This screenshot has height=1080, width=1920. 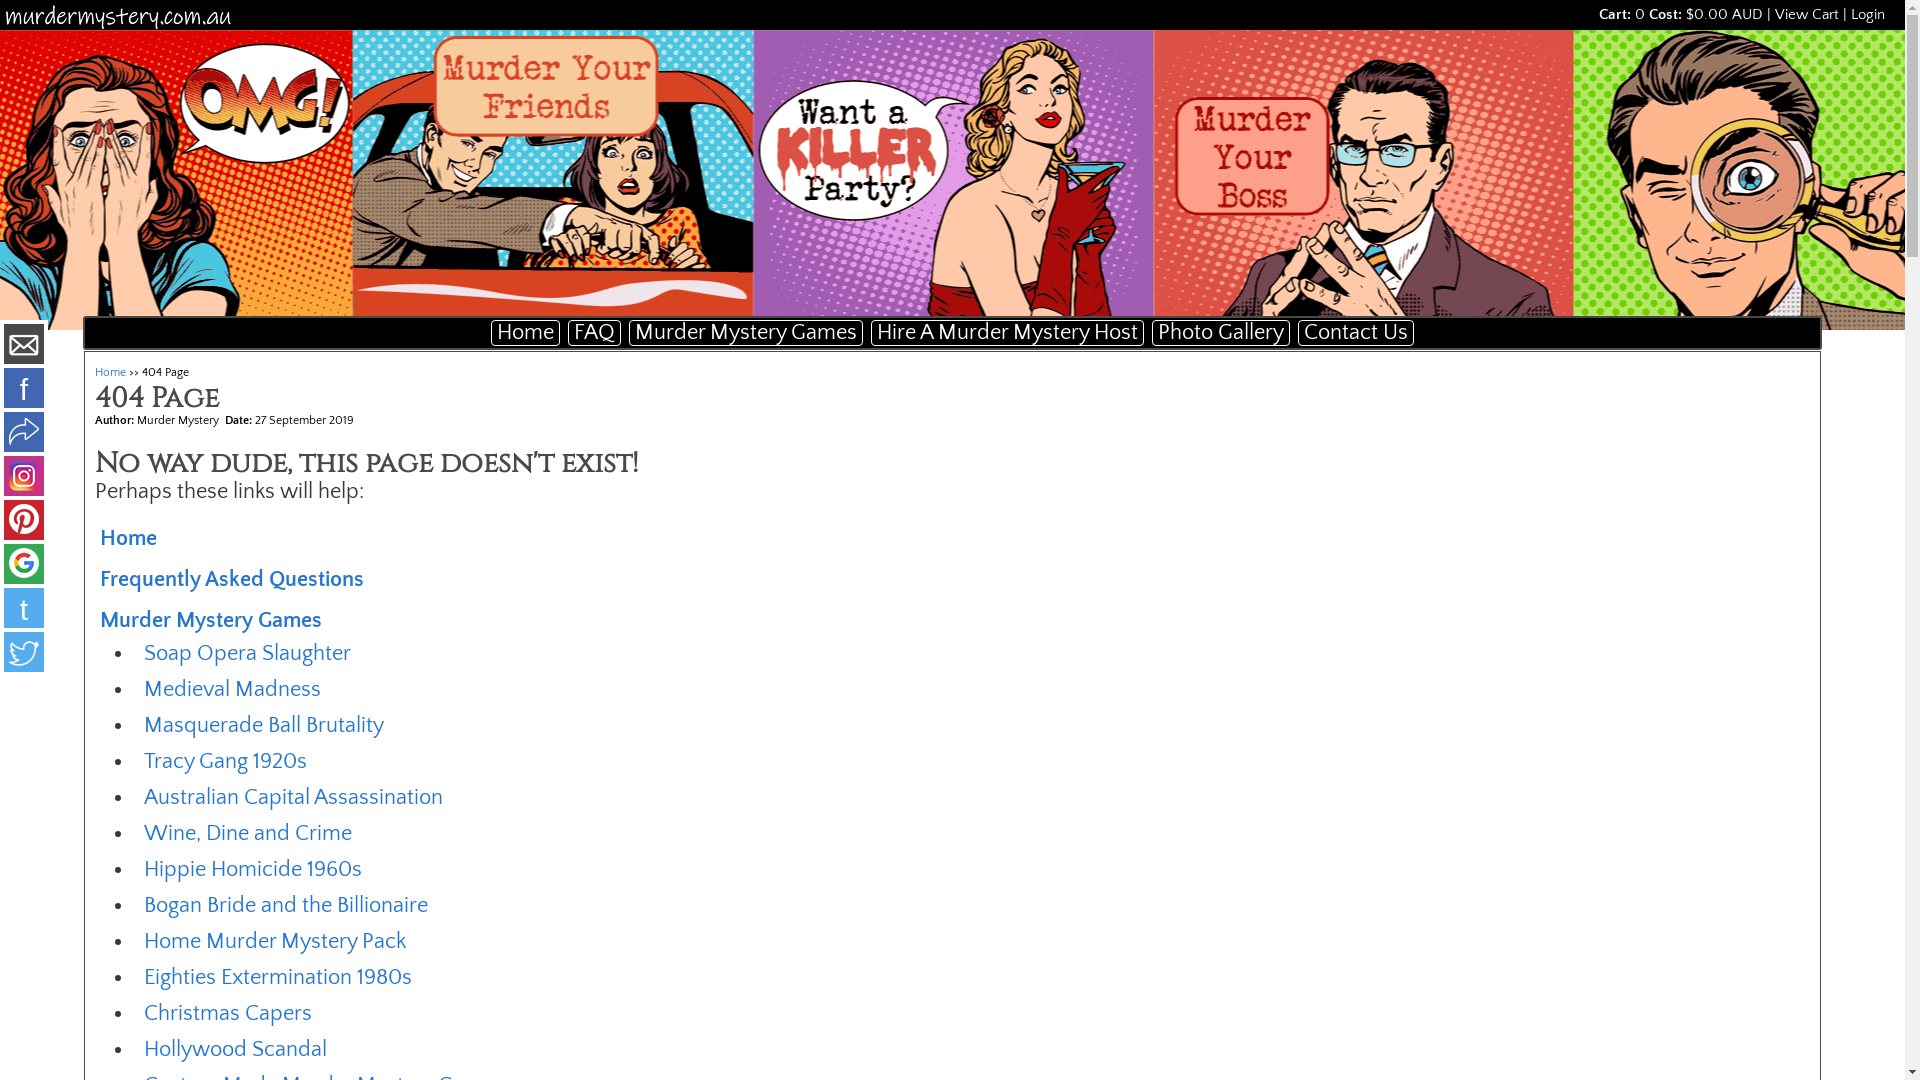 I want to click on 'Contact Us', so click(x=1304, y=331).